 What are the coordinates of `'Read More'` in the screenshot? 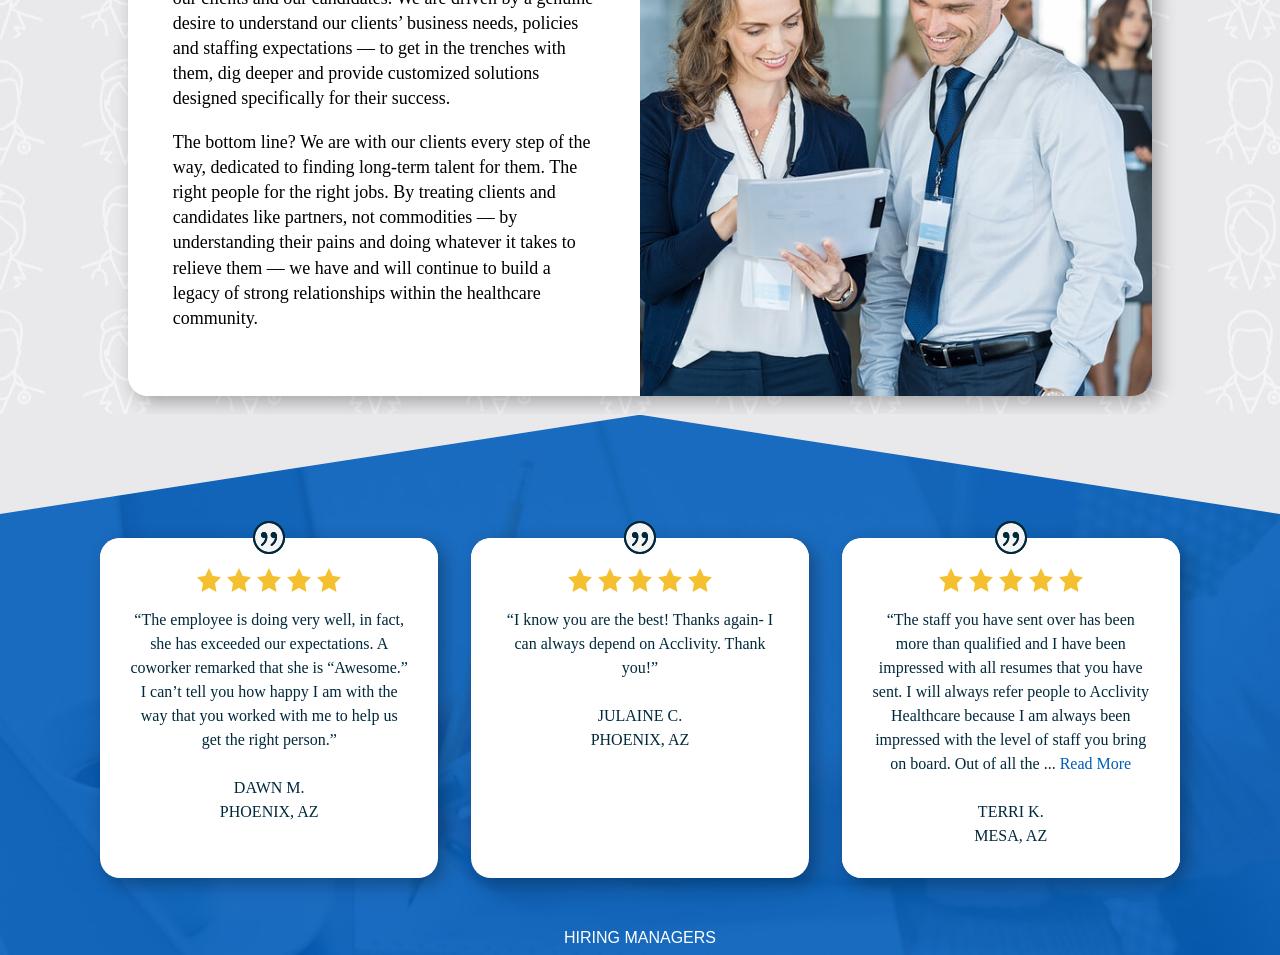 It's located at (1094, 761).